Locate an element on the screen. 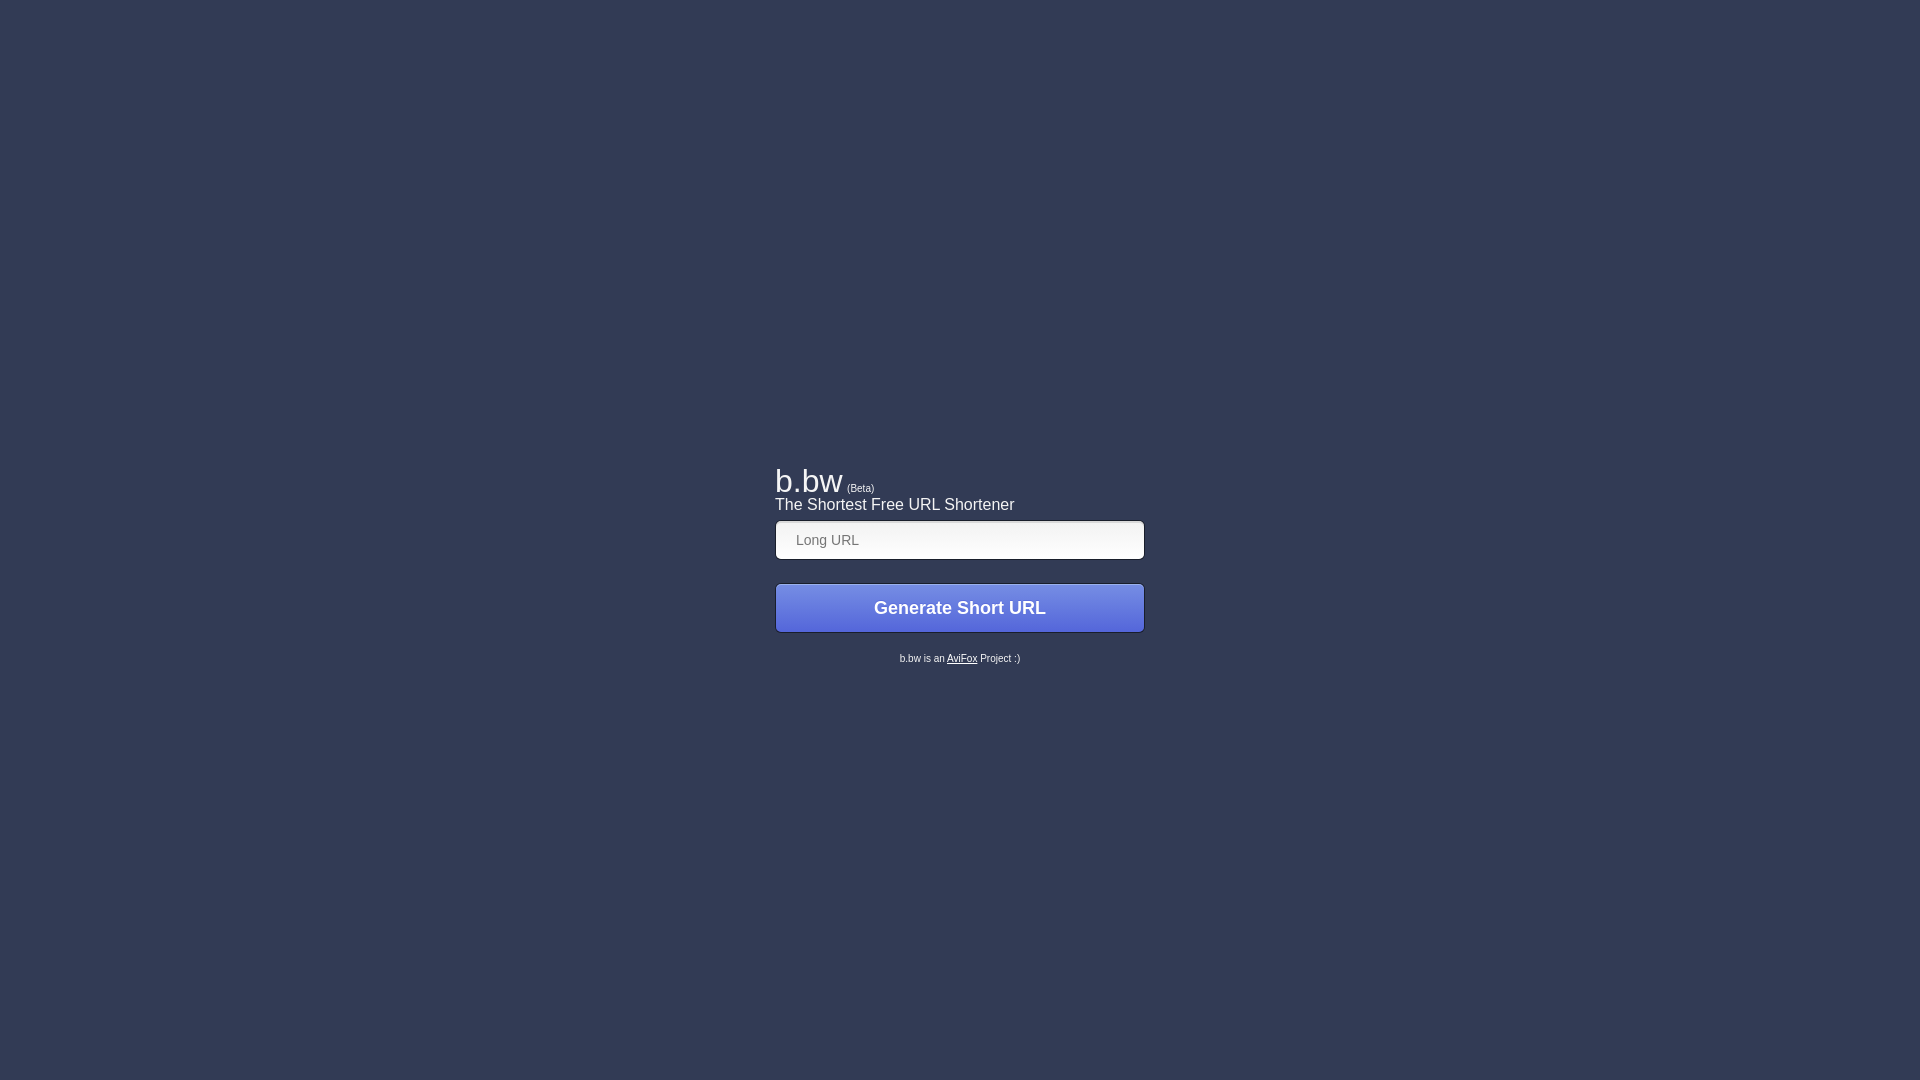 This screenshot has width=1920, height=1080. 'AviFox' is located at coordinates (961, 658).